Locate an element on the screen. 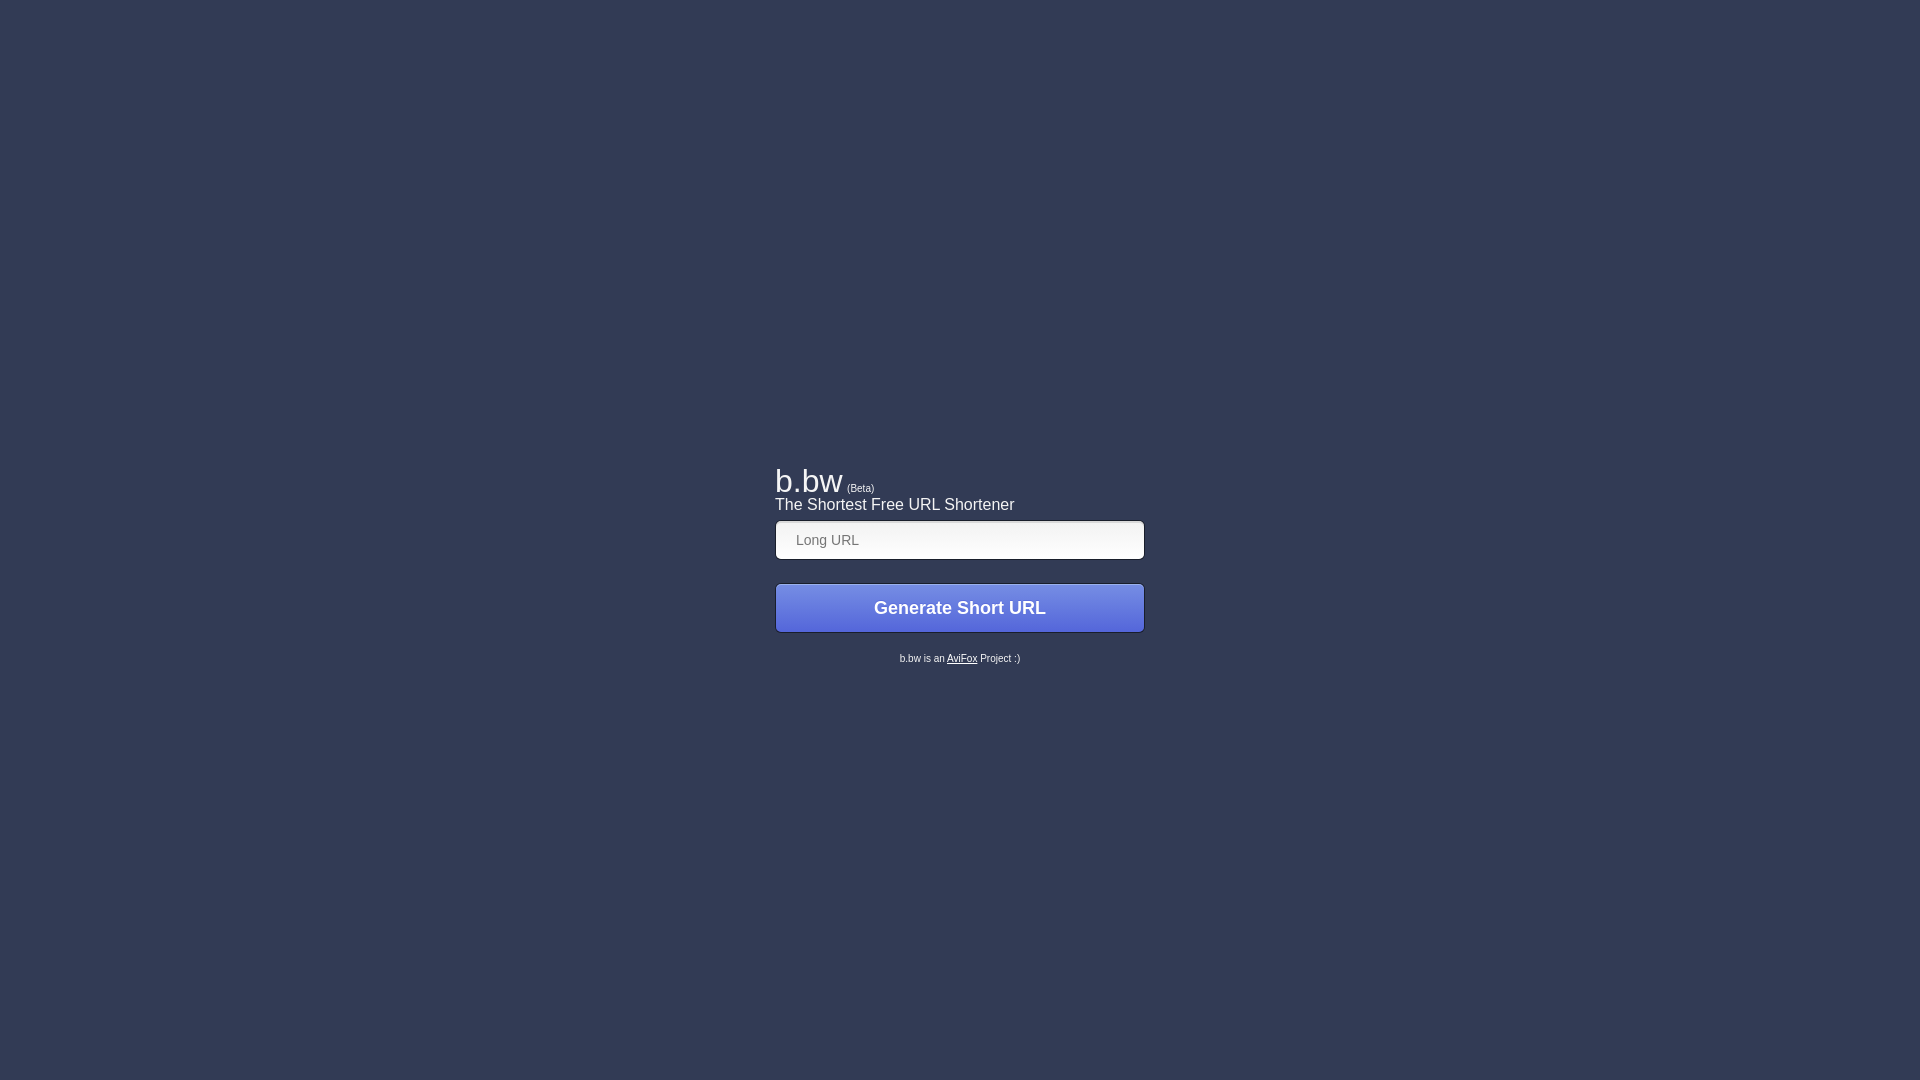 This screenshot has width=1920, height=1080. 'AviFox' is located at coordinates (961, 658).